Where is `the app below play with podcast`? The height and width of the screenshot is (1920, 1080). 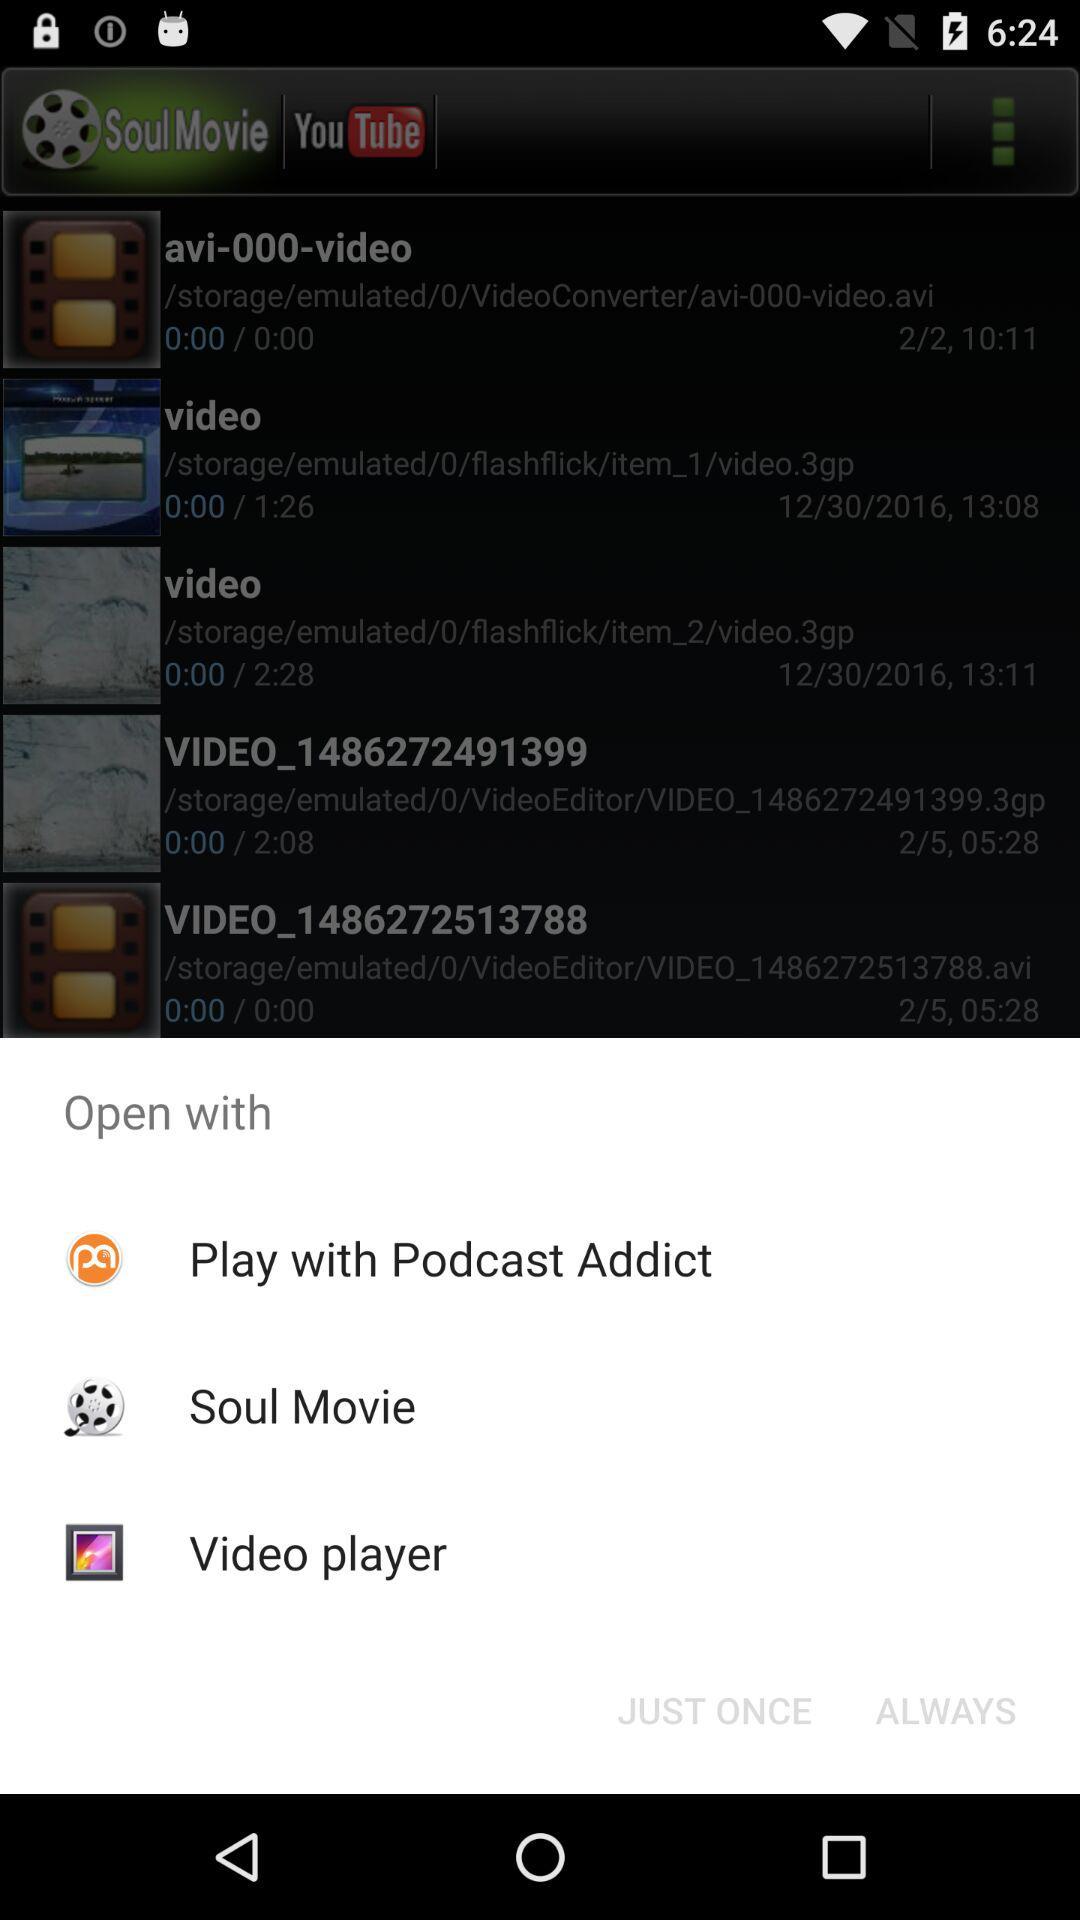 the app below play with podcast is located at coordinates (713, 1708).